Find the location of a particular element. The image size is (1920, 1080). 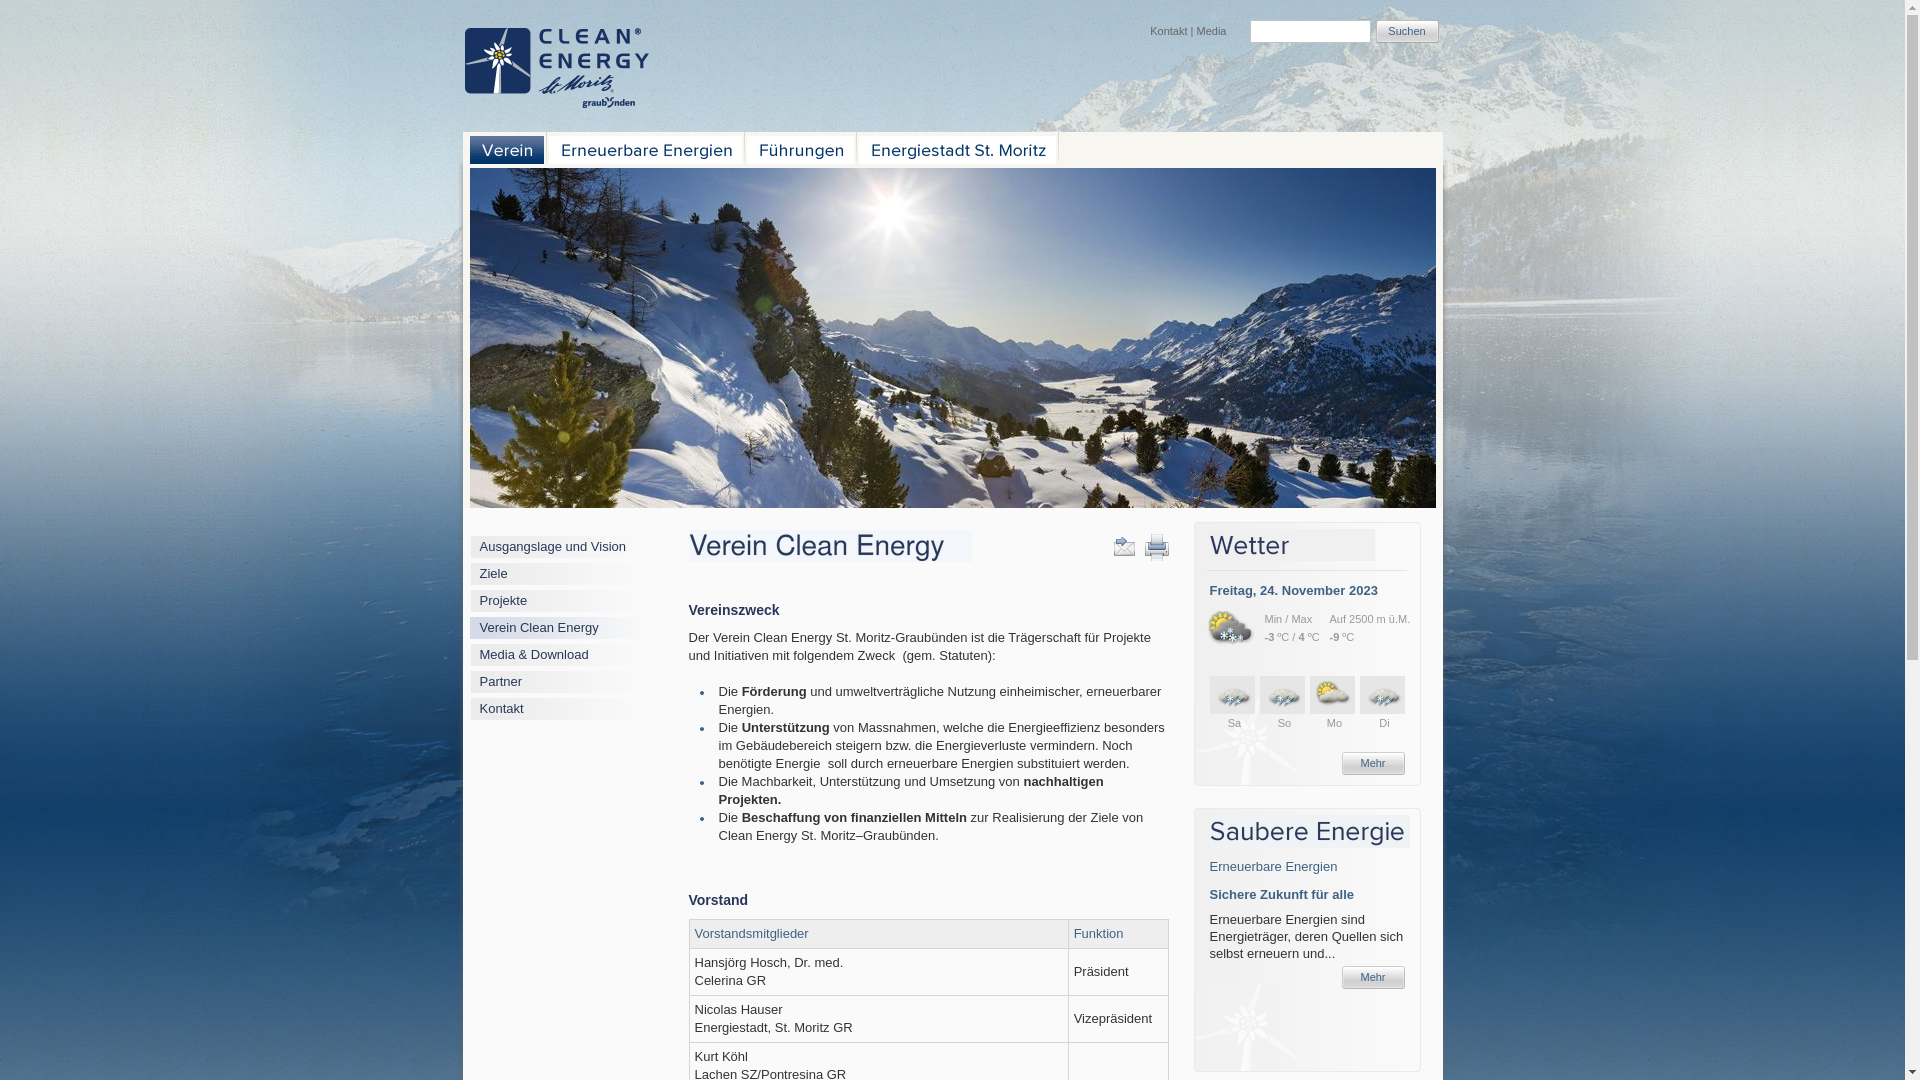

'Energiestadt St. Moritz' is located at coordinates (955, 149).